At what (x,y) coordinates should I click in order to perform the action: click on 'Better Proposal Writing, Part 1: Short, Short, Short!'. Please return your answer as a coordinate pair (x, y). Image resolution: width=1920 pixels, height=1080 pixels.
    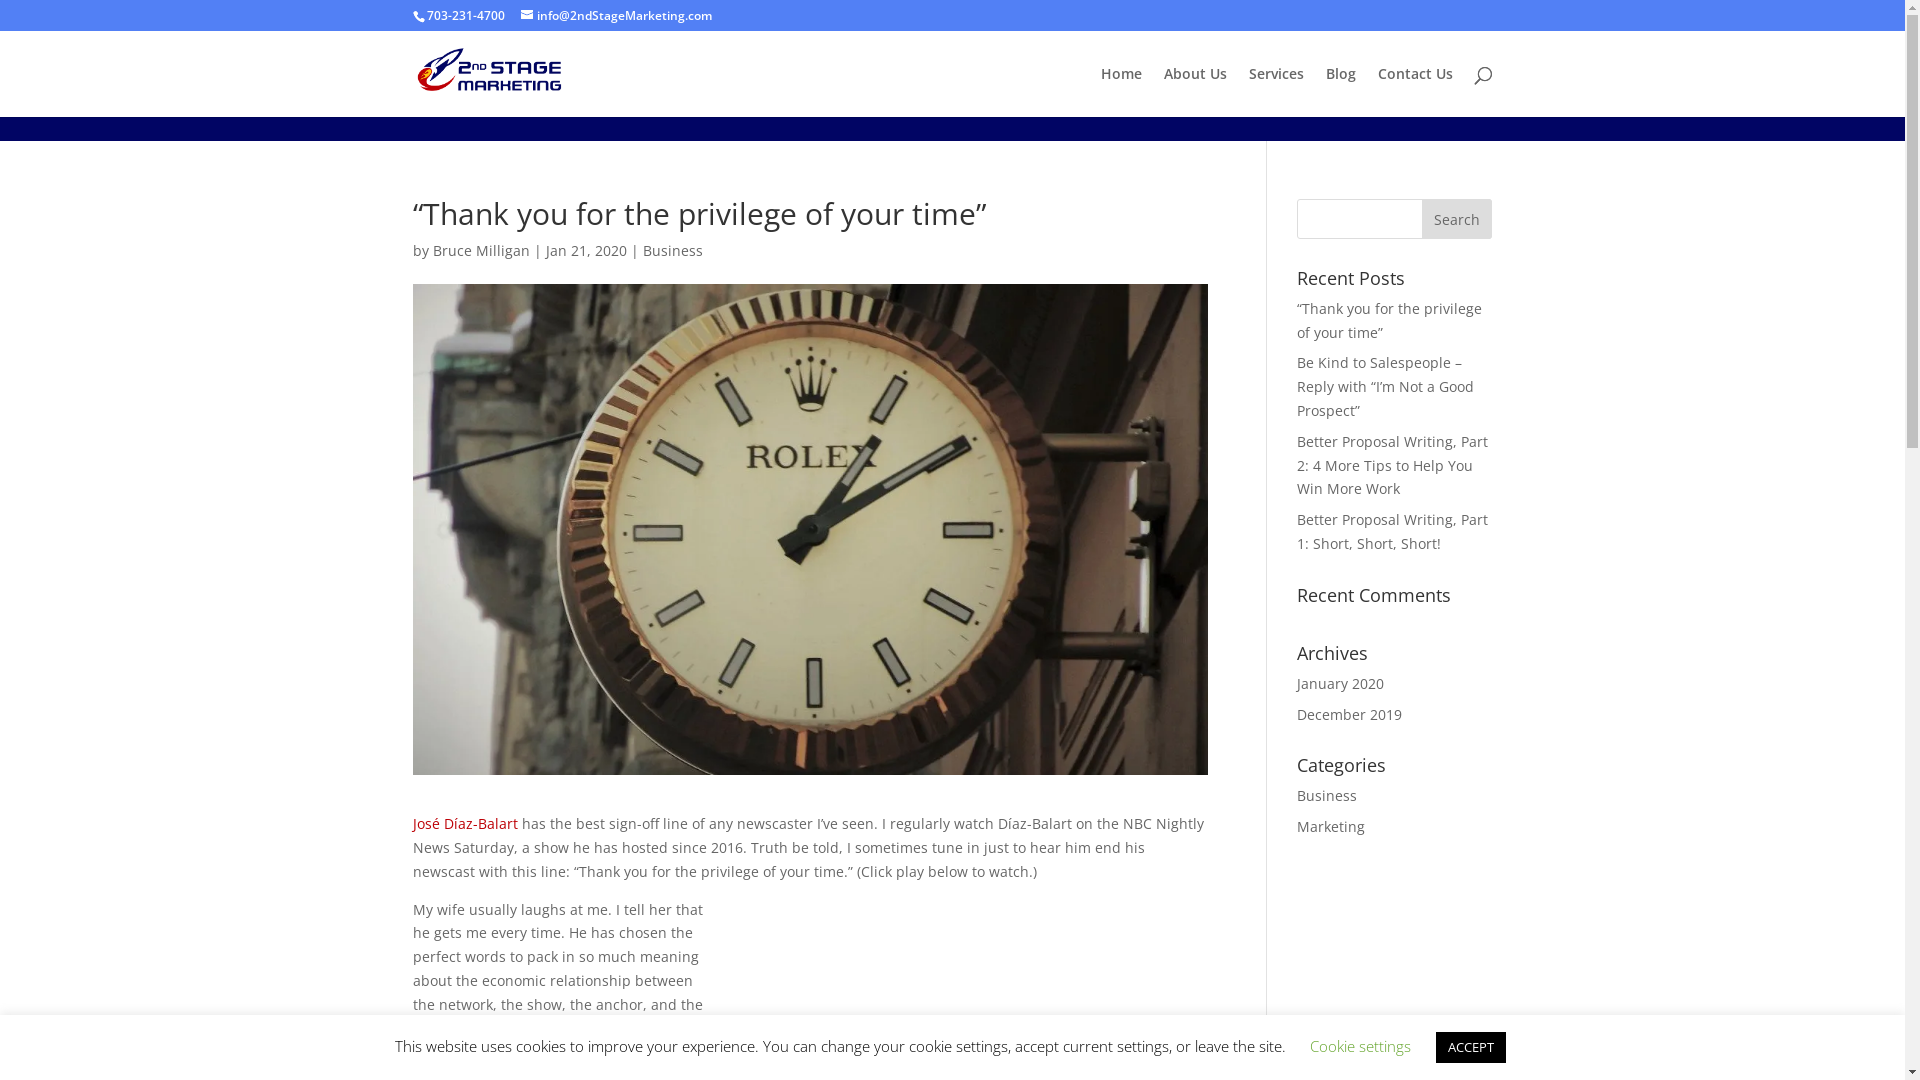
    Looking at the image, I should click on (1391, 530).